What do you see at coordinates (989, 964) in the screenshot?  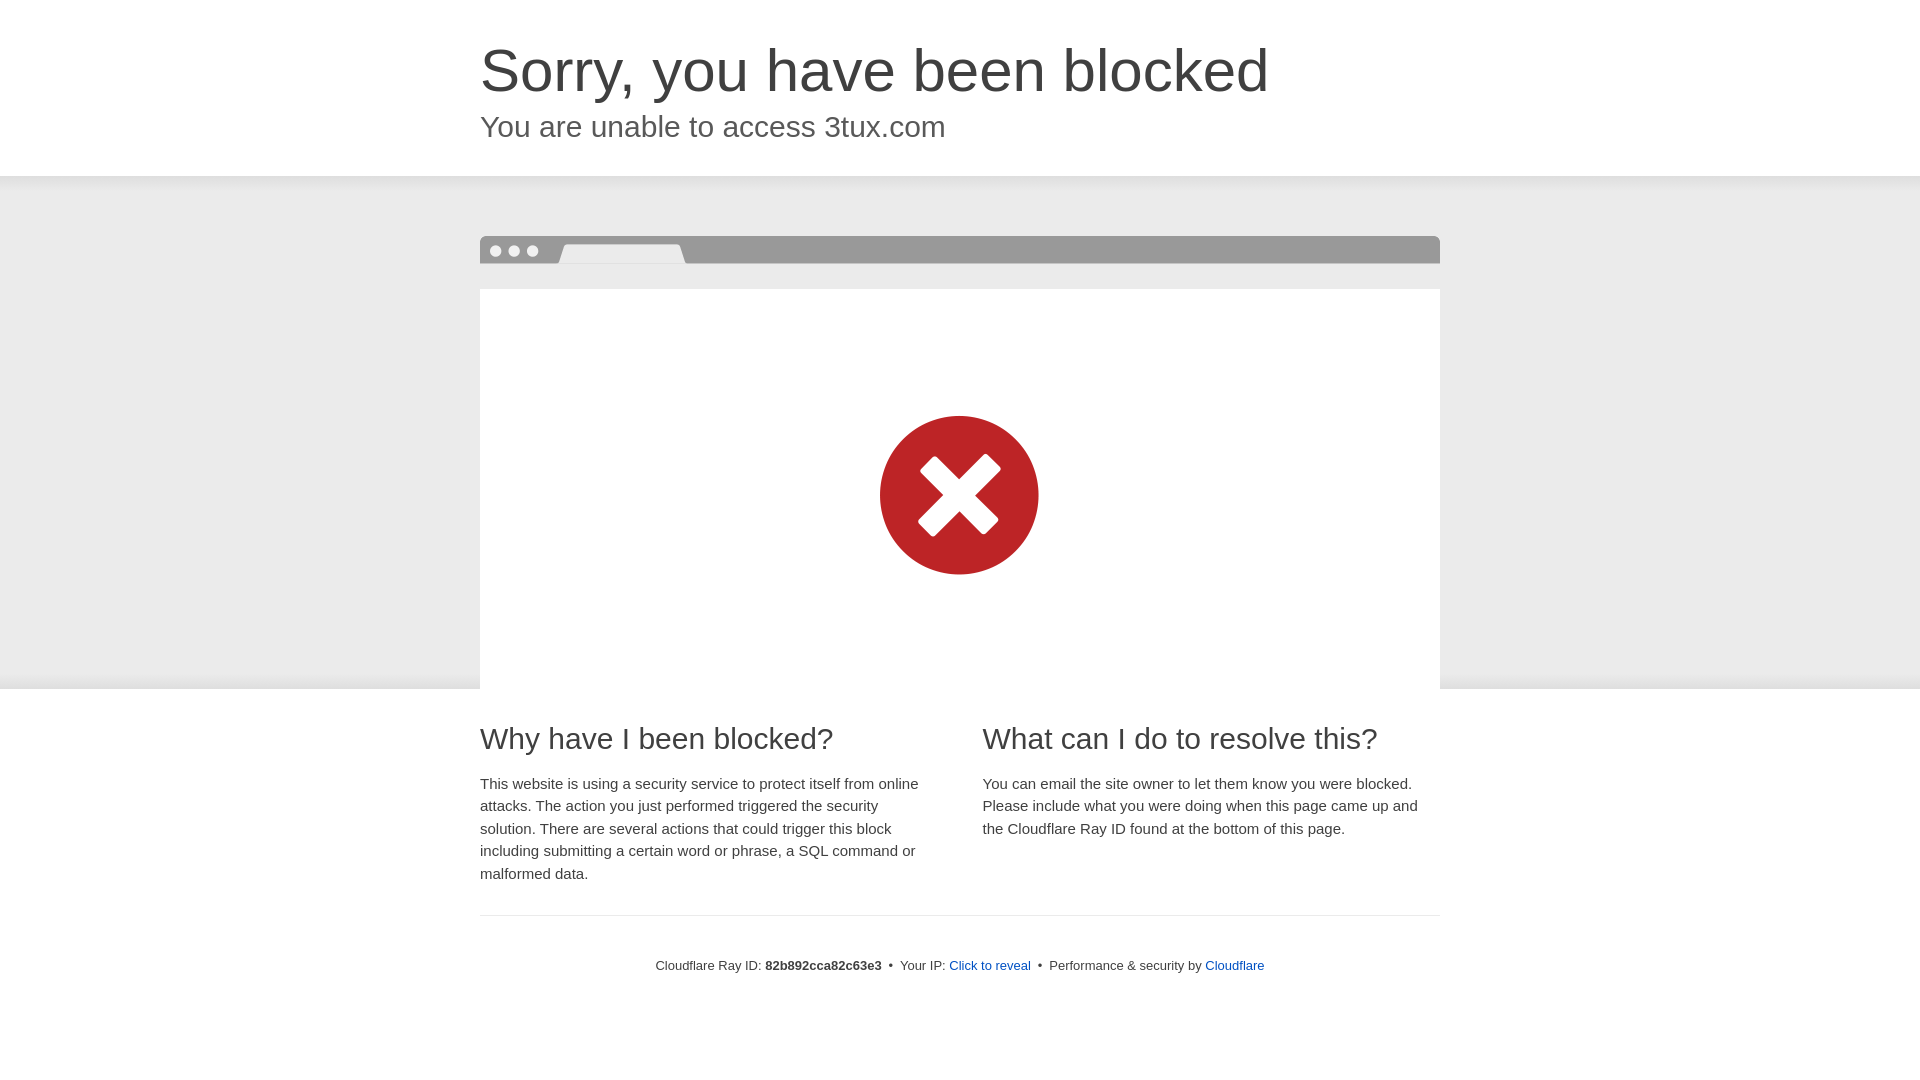 I see `'Click to reveal'` at bounding box center [989, 964].